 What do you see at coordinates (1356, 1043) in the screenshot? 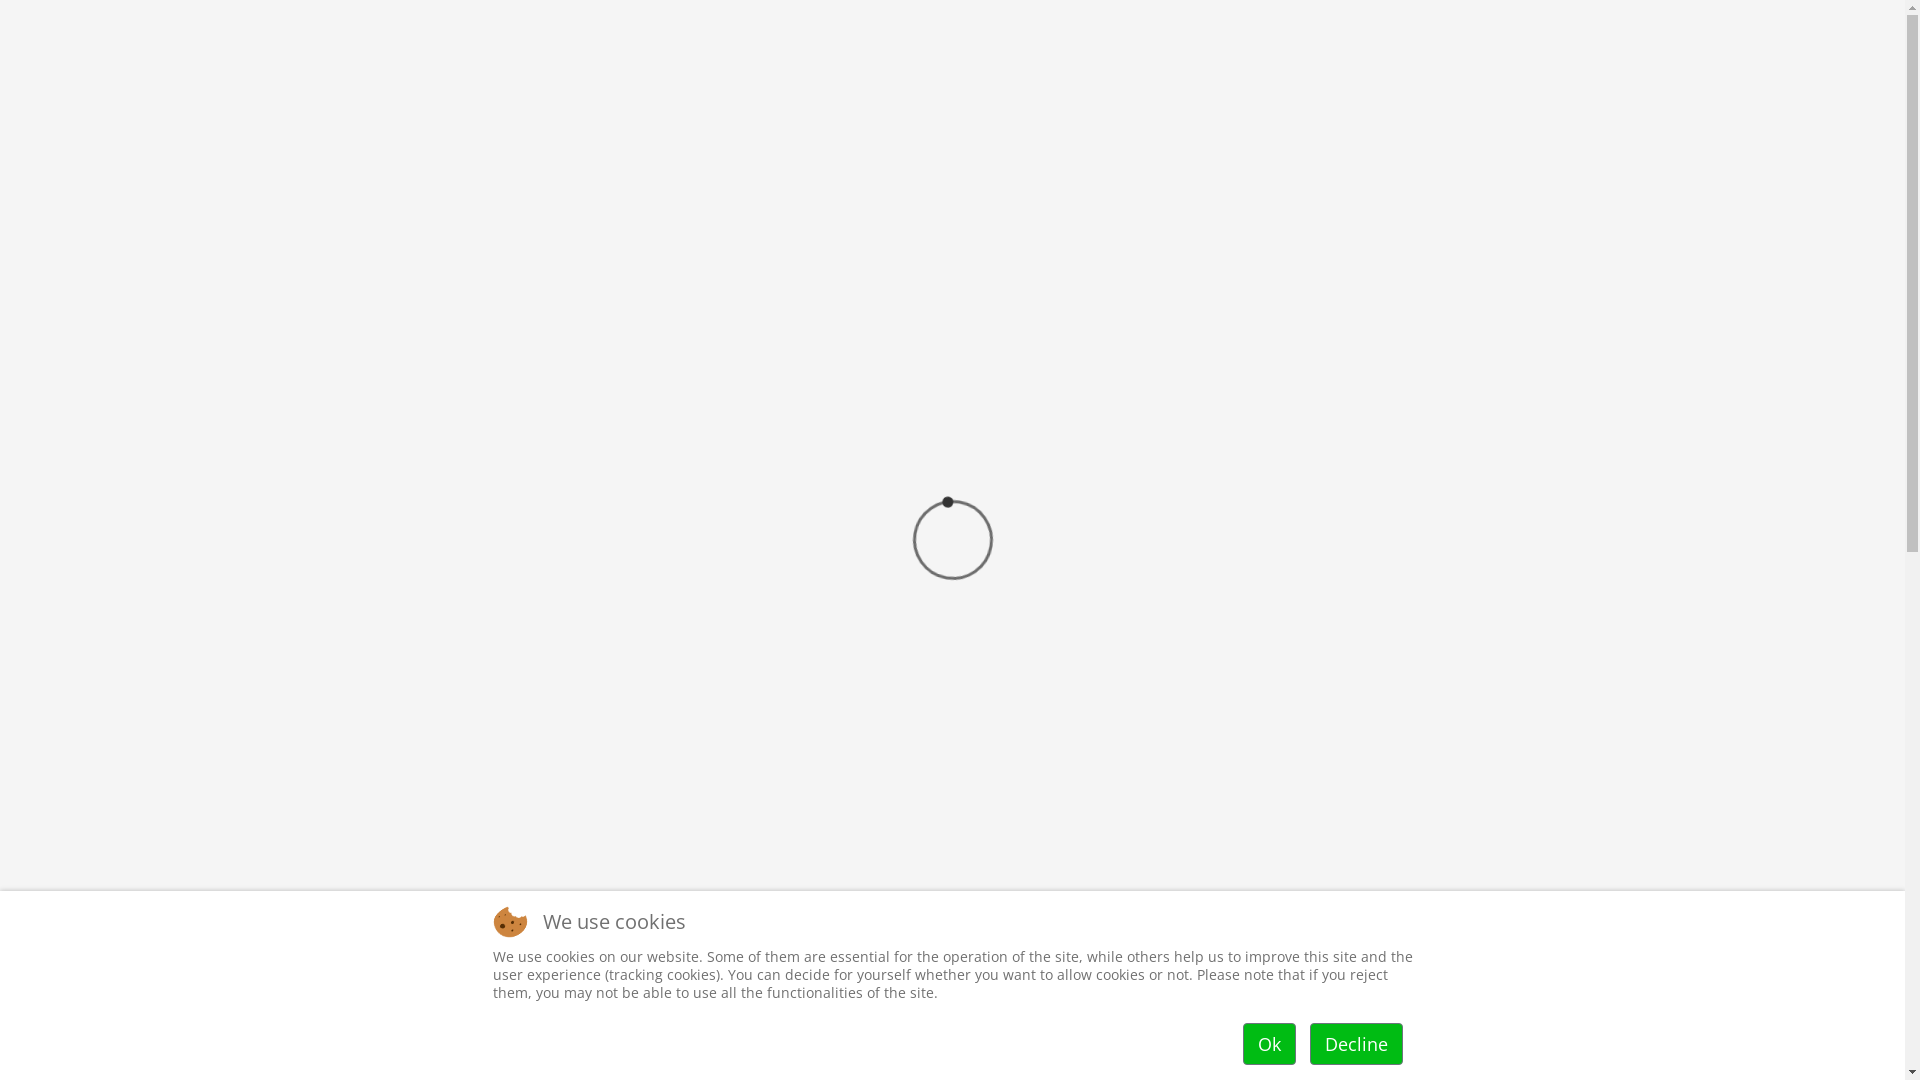
I see `'Decline'` at bounding box center [1356, 1043].